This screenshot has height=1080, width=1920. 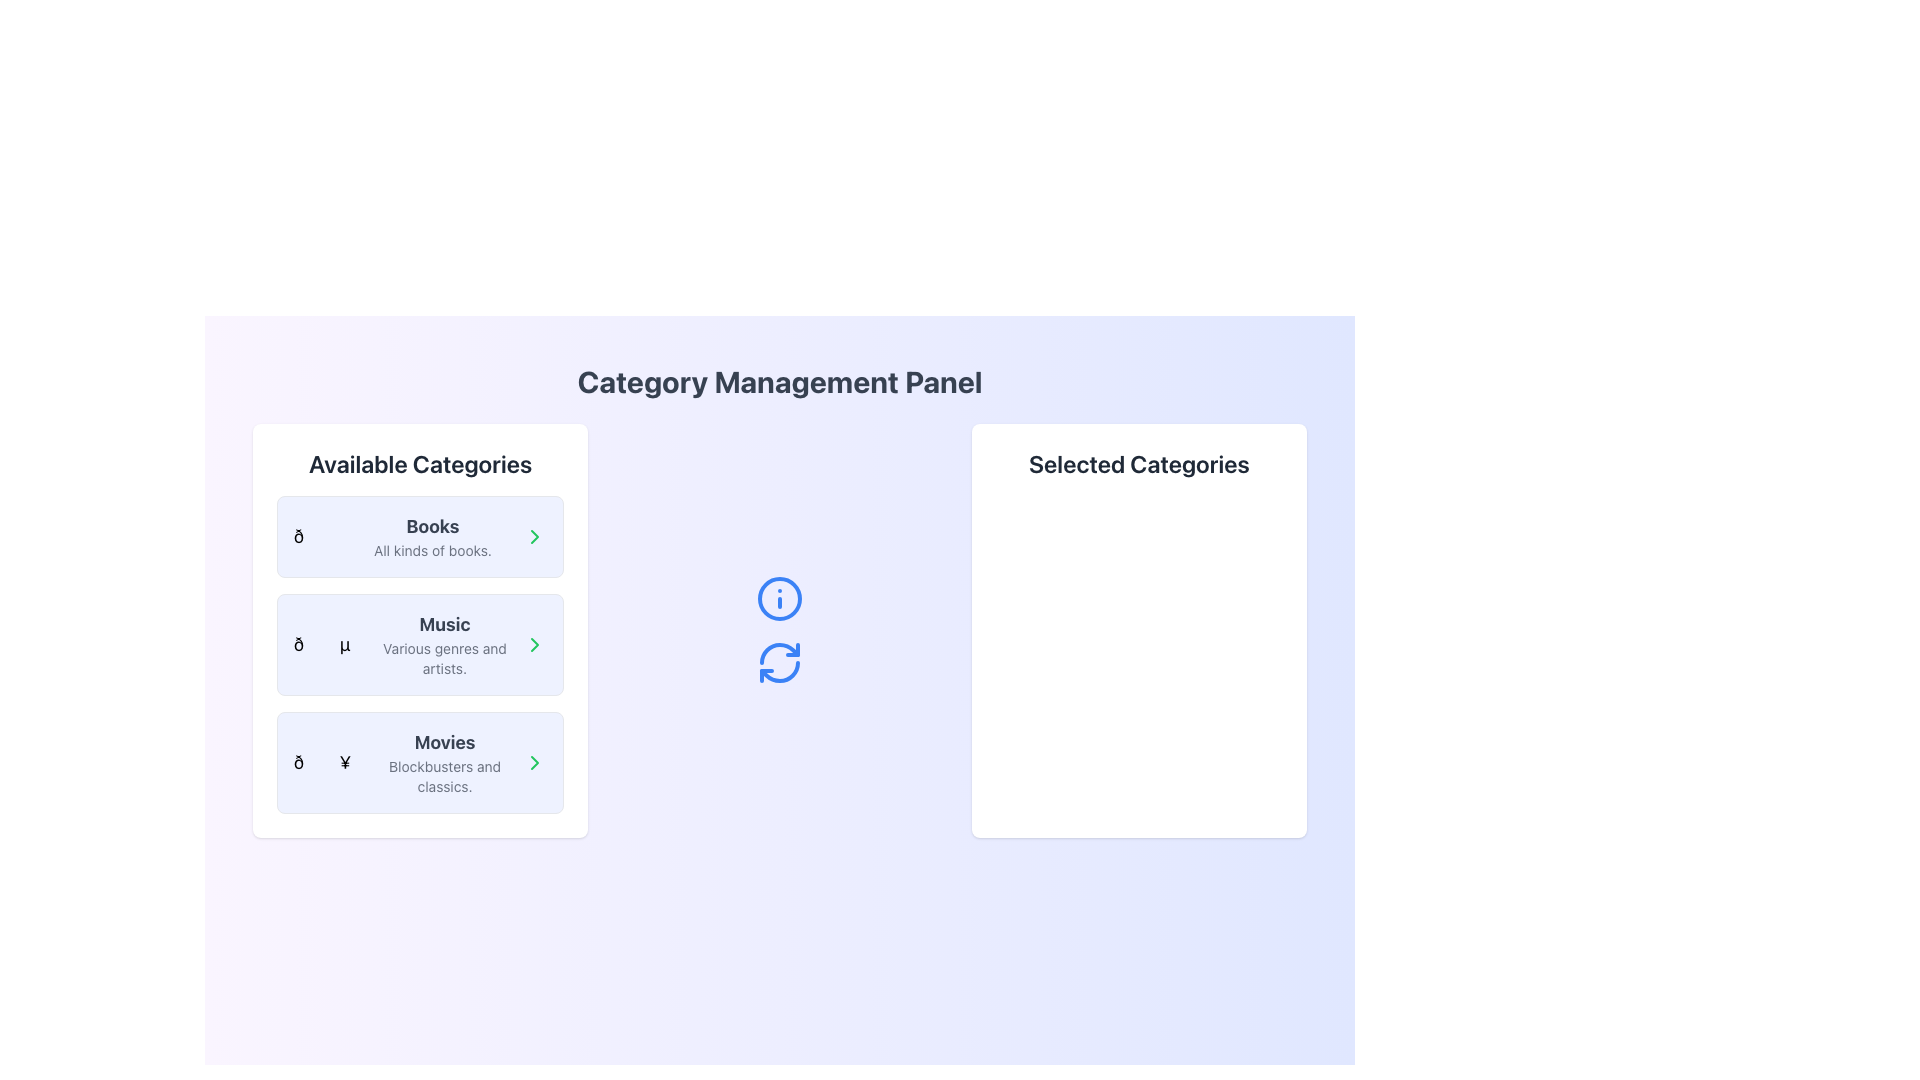 I want to click on the bold text label displaying the word 'Books', which is positioned in the top section of a card within a list of categories on the left side of the interface, so click(x=431, y=526).